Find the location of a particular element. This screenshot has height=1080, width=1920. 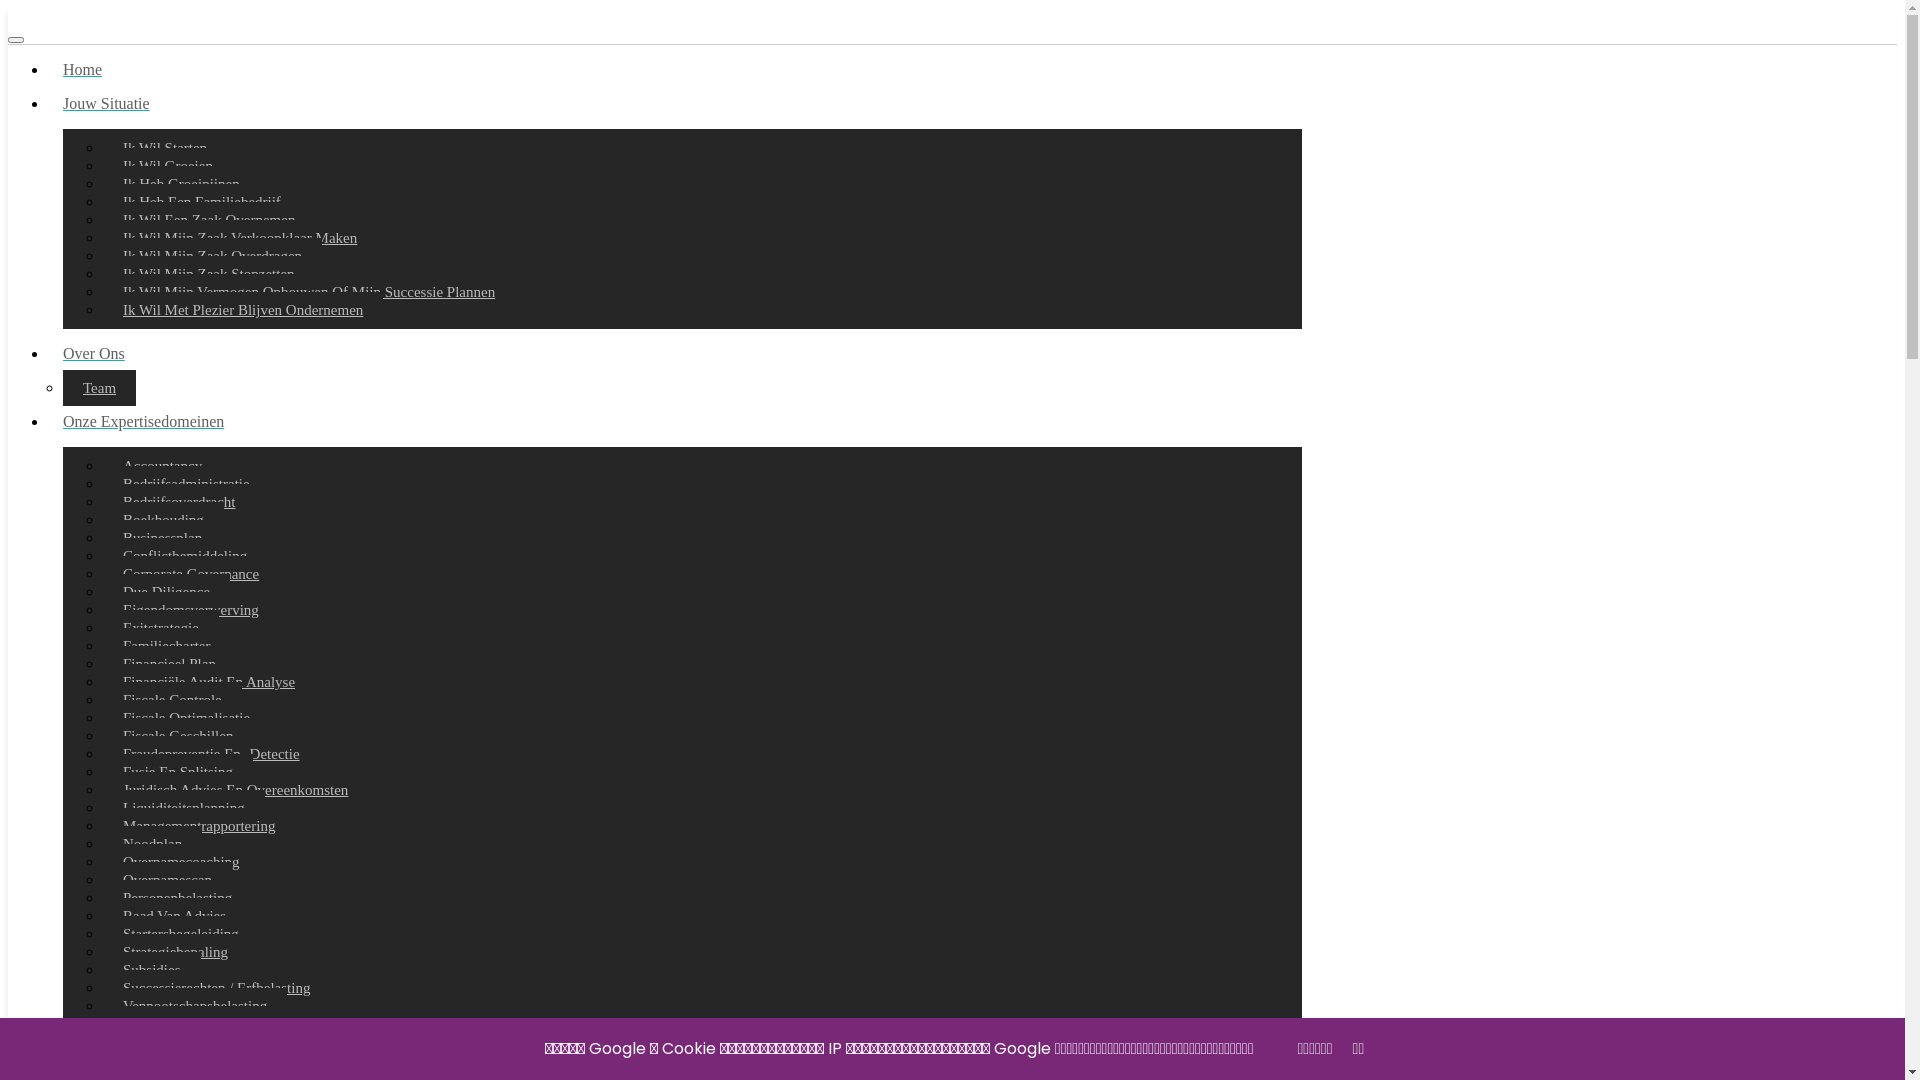

'Bedrijfsoverdracht' is located at coordinates (178, 500).